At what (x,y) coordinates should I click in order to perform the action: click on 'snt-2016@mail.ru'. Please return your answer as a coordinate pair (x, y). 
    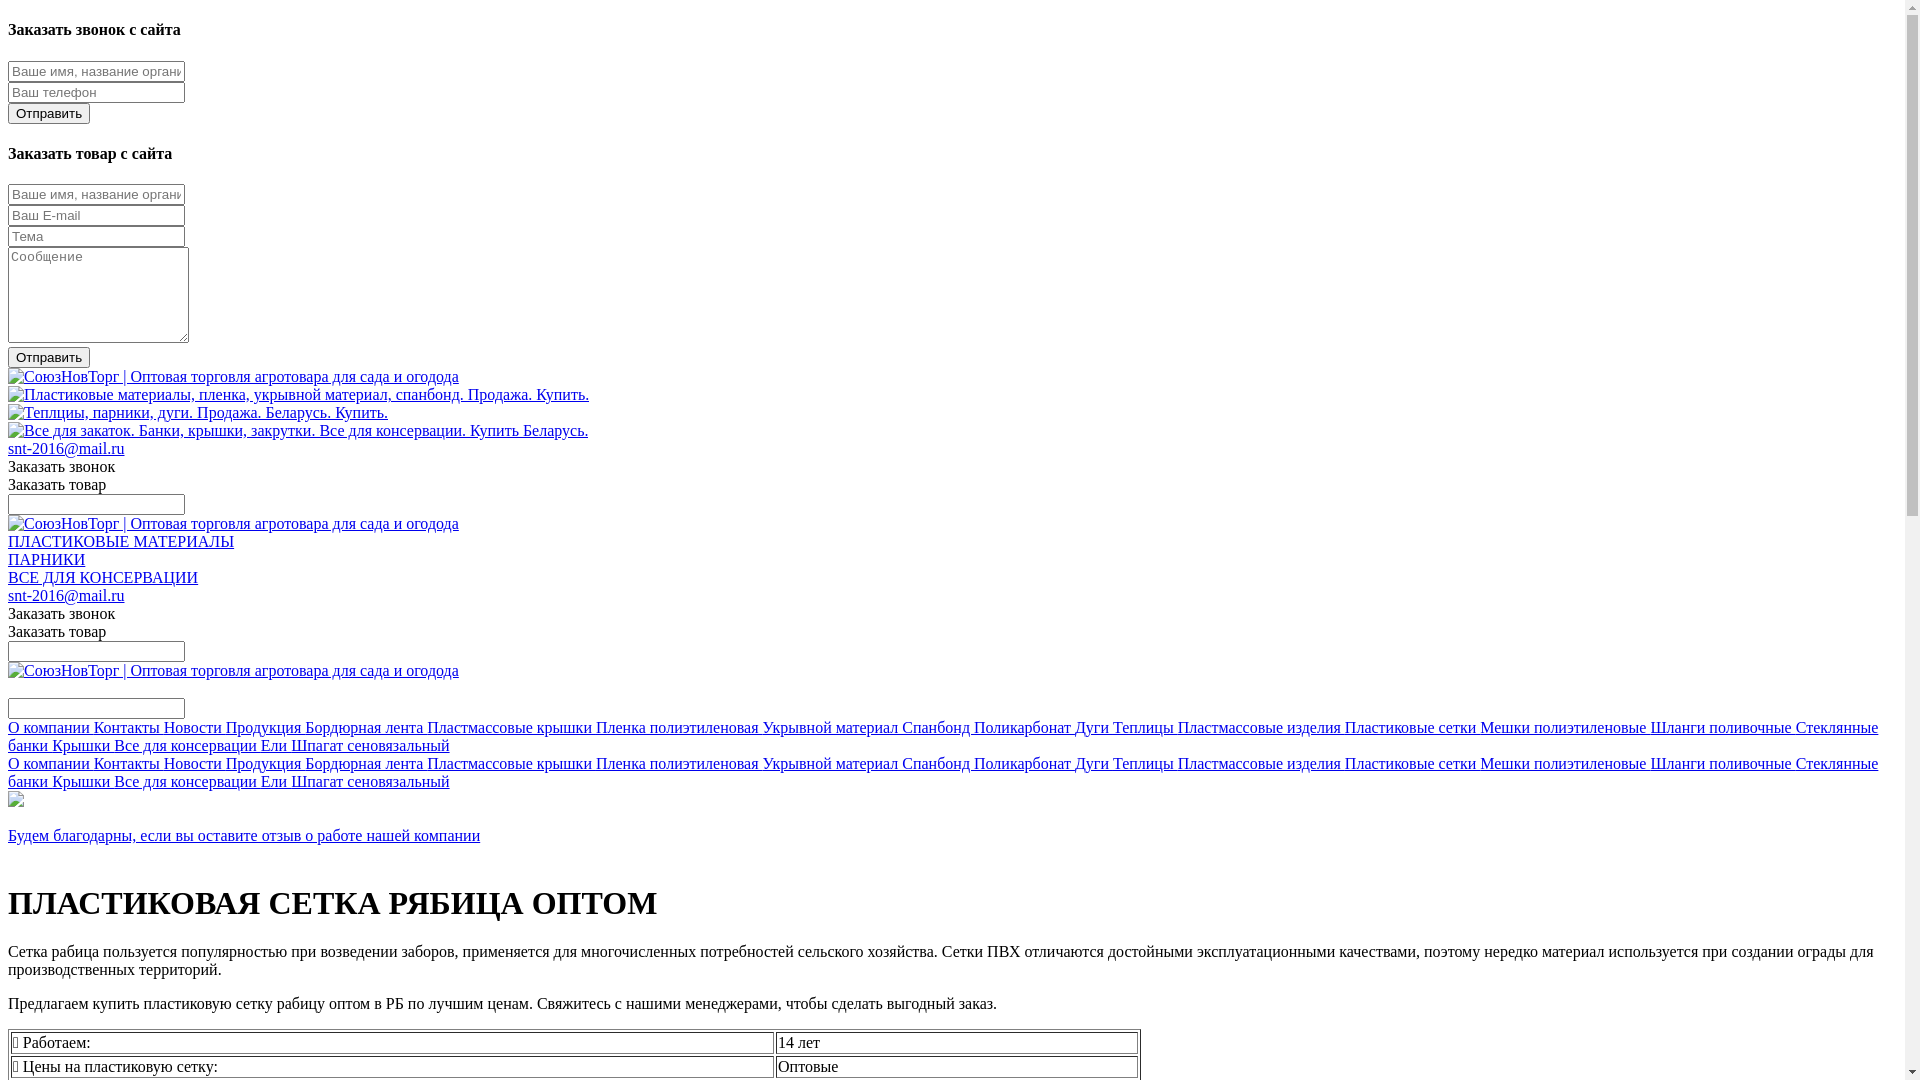
    Looking at the image, I should click on (66, 594).